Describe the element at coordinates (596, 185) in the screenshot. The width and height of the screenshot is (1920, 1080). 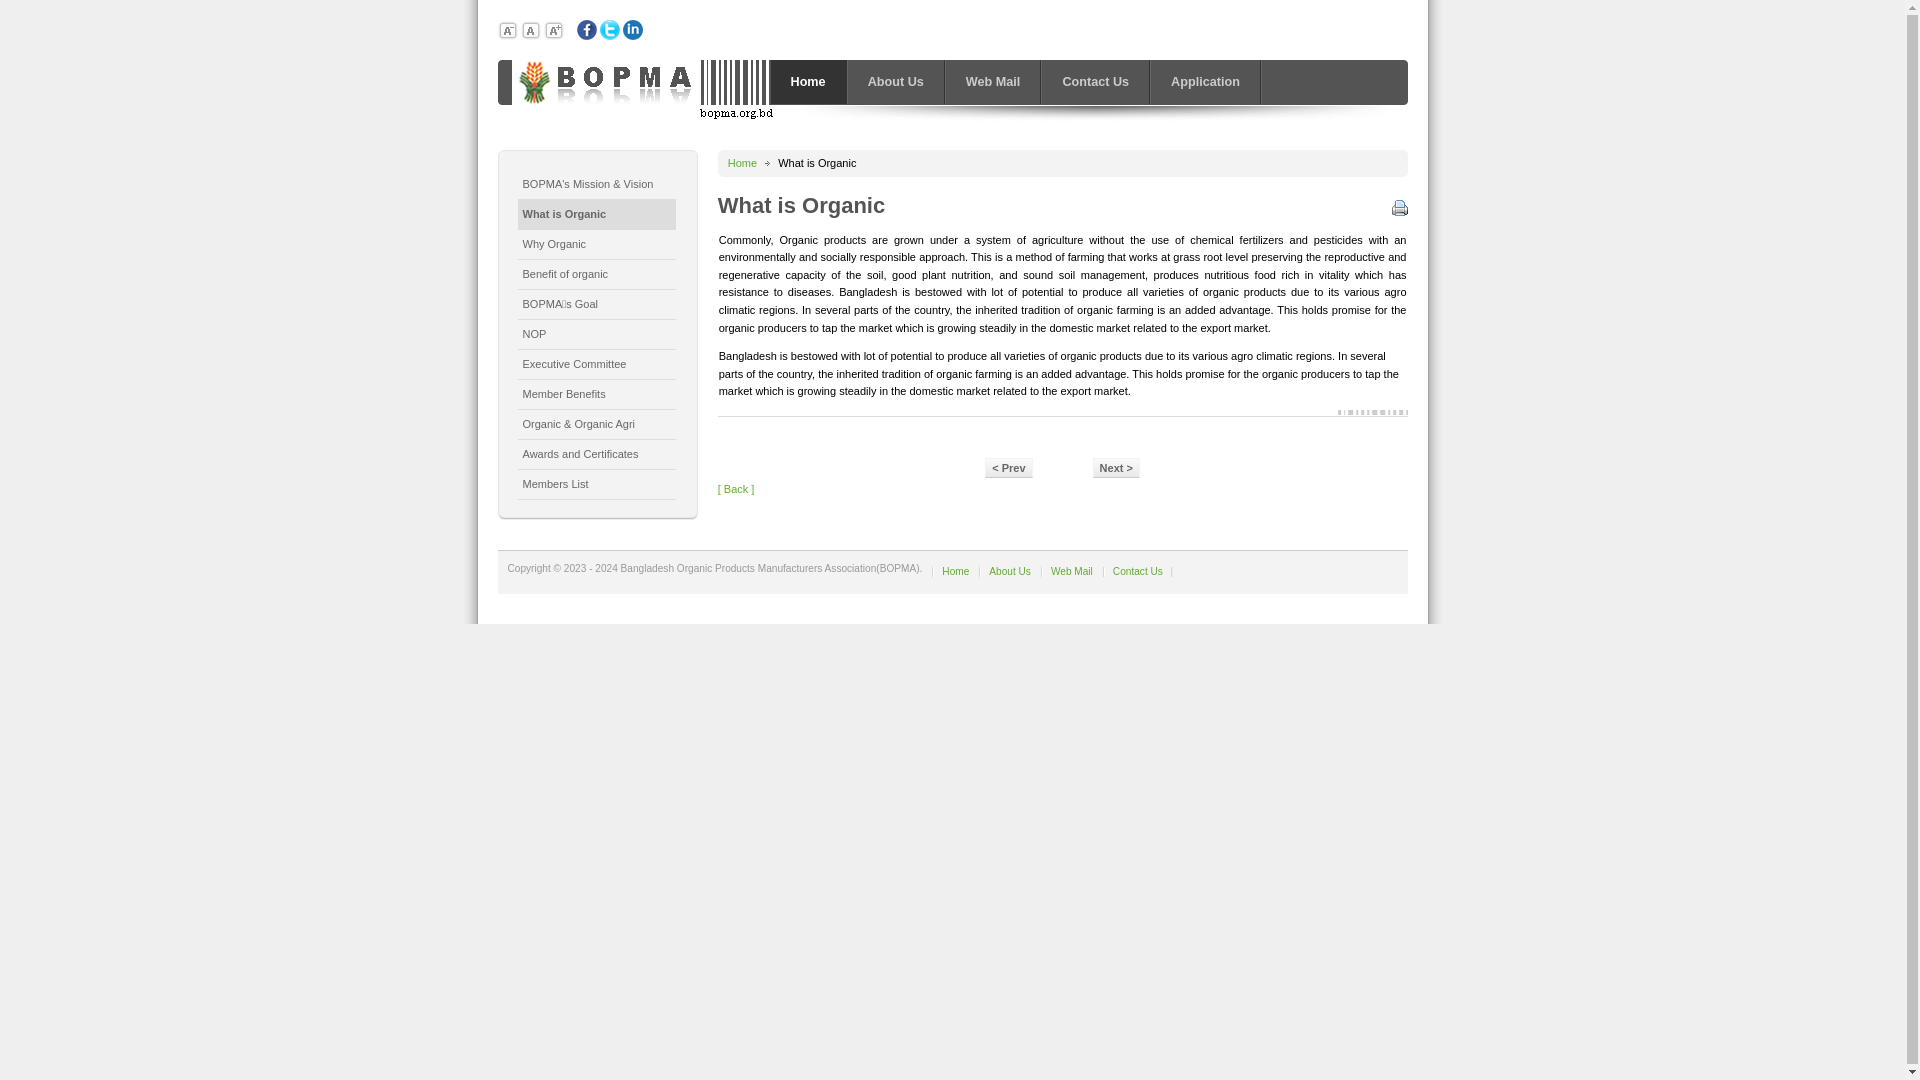
I see `'BOPMA's Mission & Vision'` at that location.